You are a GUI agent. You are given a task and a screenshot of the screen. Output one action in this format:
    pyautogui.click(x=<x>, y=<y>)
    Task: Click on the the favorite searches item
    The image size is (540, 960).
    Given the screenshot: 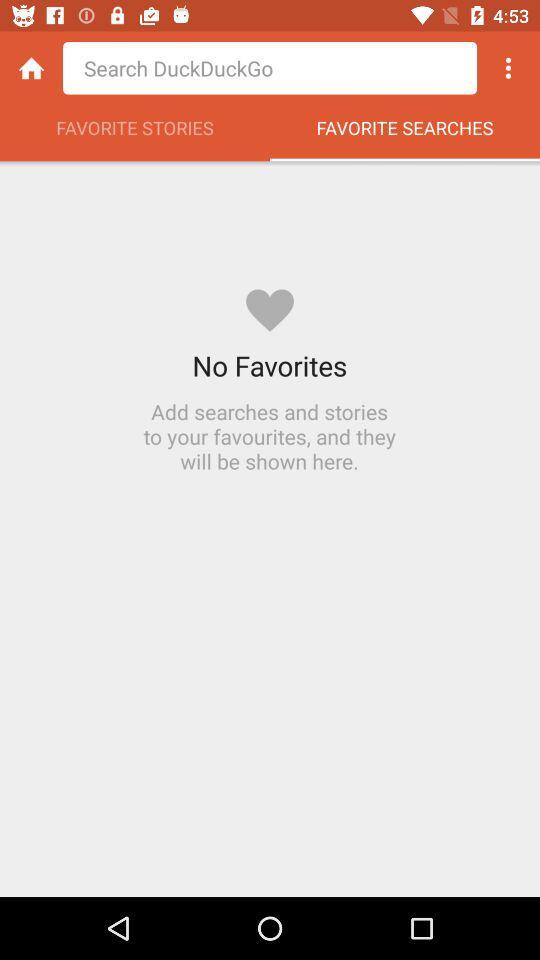 What is the action you would take?
    pyautogui.click(x=405, y=132)
    